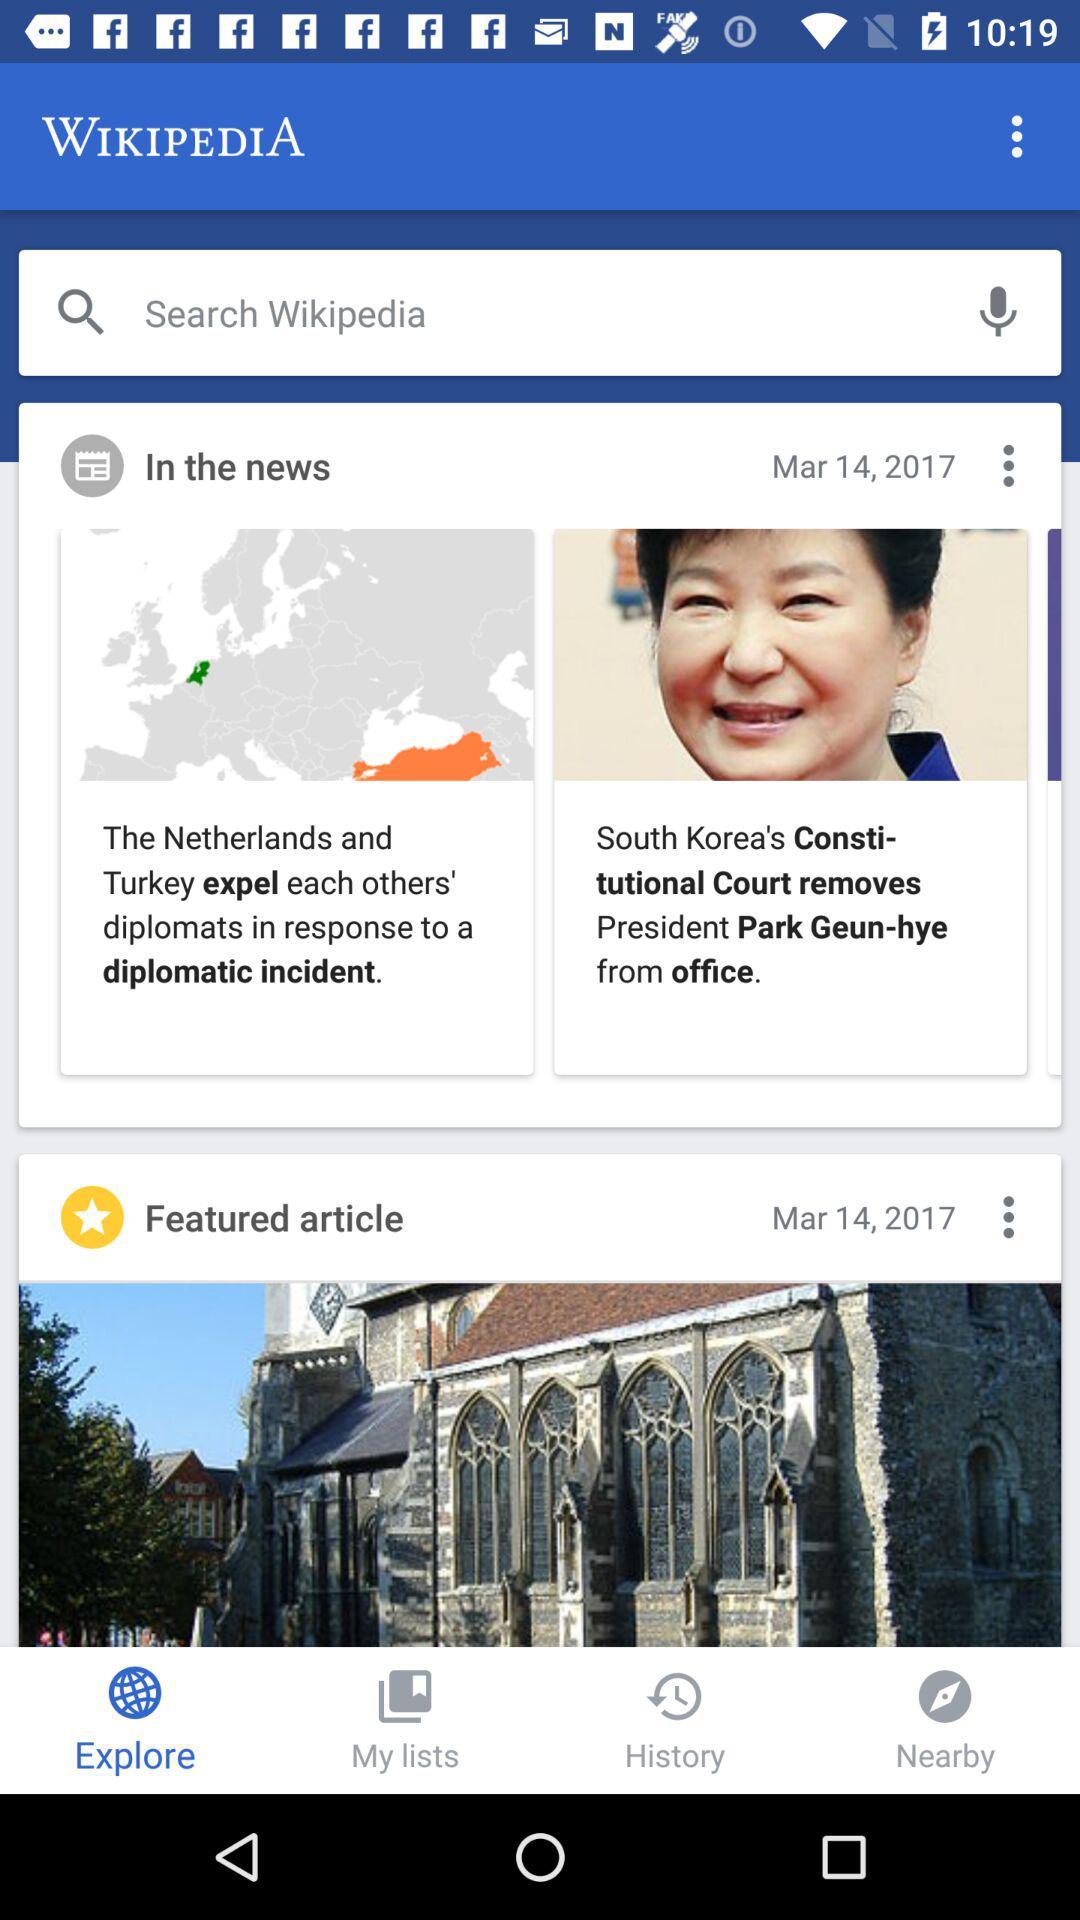 This screenshot has height=1920, width=1080. I want to click on the more icon which is at the top right, so click(1017, 136).